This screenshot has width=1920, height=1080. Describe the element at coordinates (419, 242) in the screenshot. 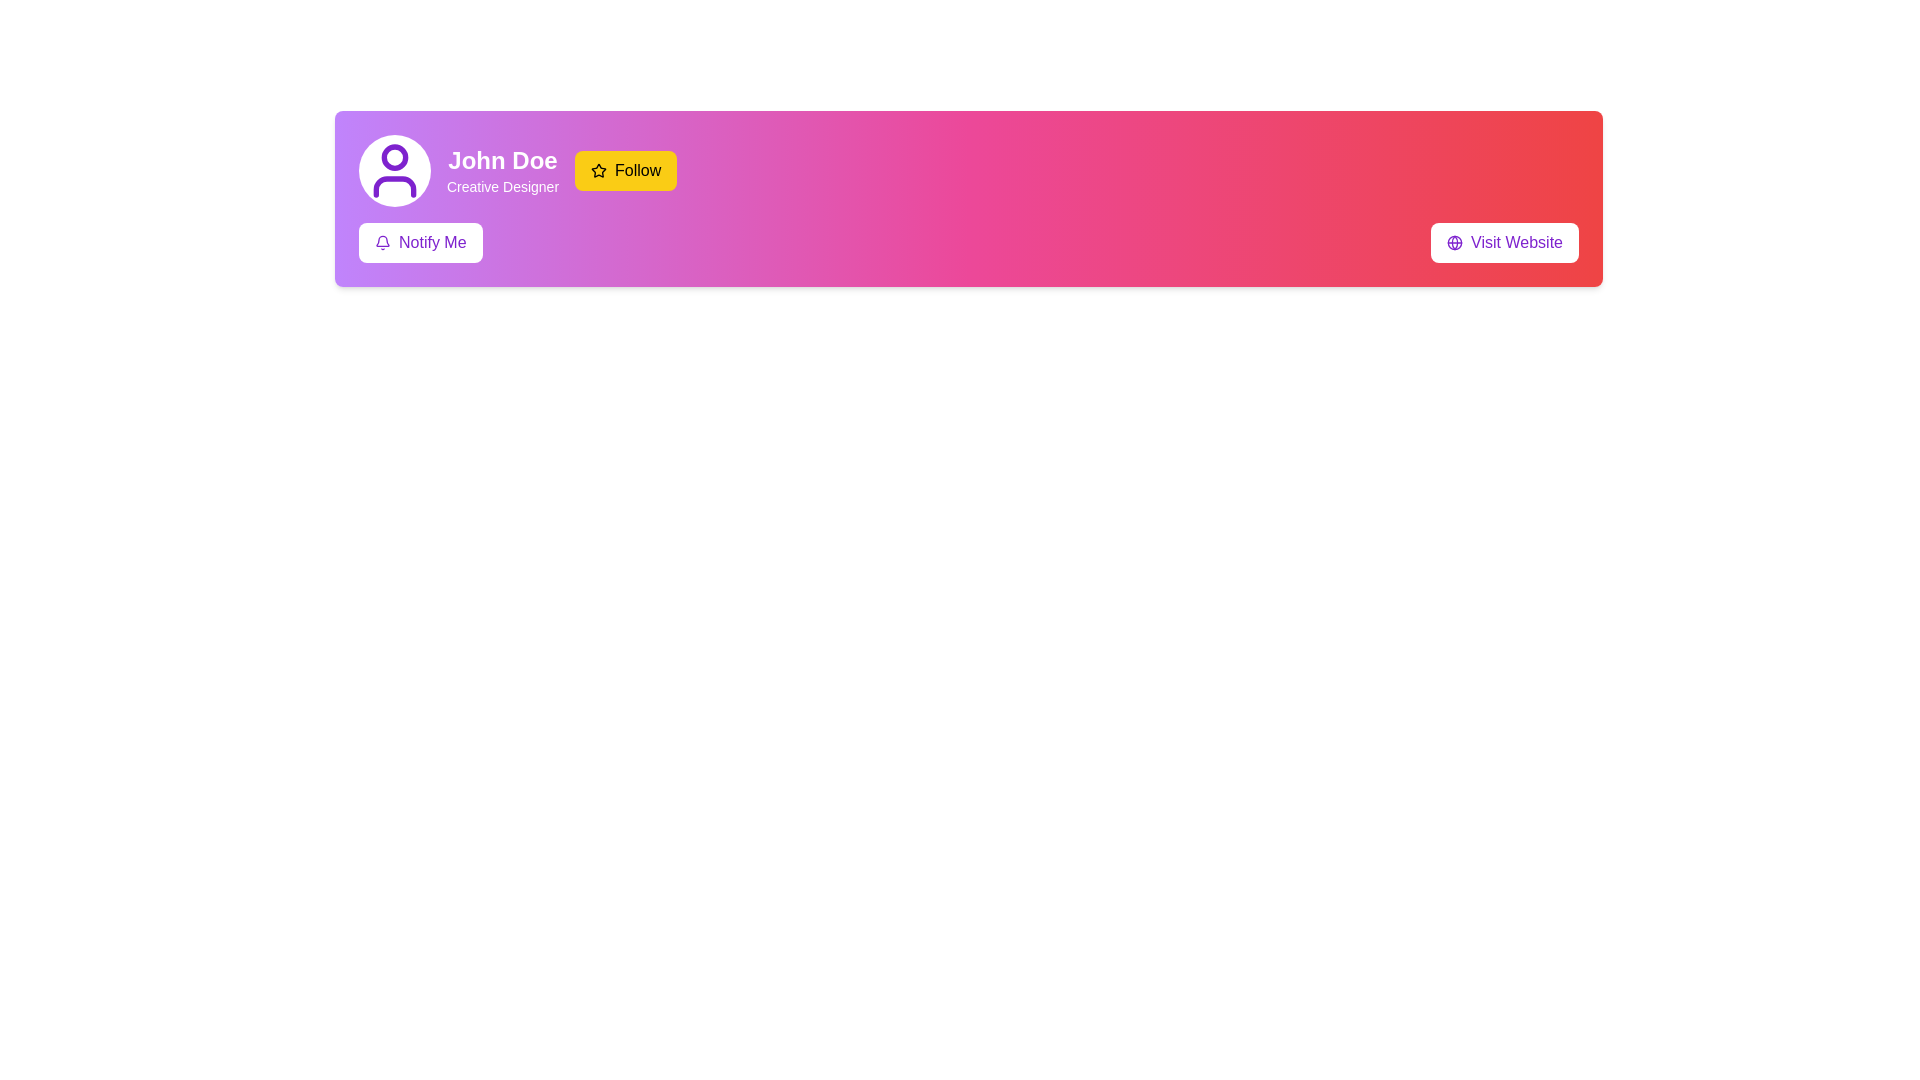

I see `the 'Notify Me' button with a white background and purple text` at that location.